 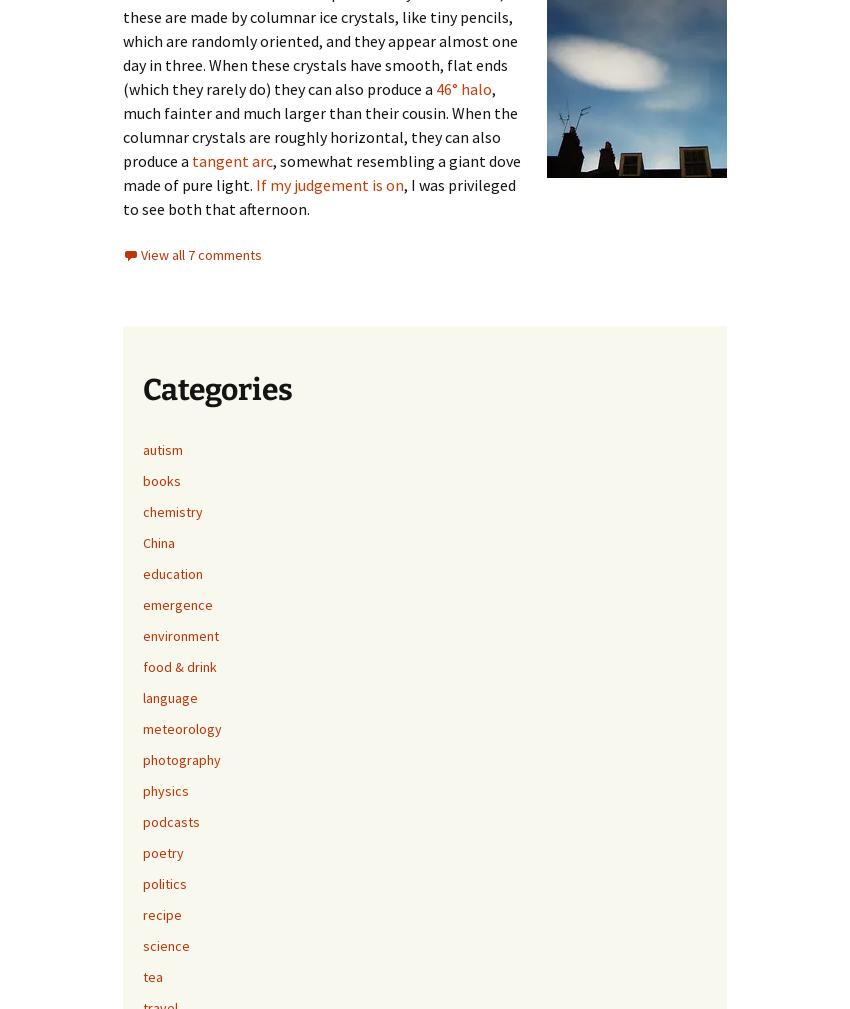 What do you see at coordinates (171, 573) in the screenshot?
I see `'education'` at bounding box center [171, 573].